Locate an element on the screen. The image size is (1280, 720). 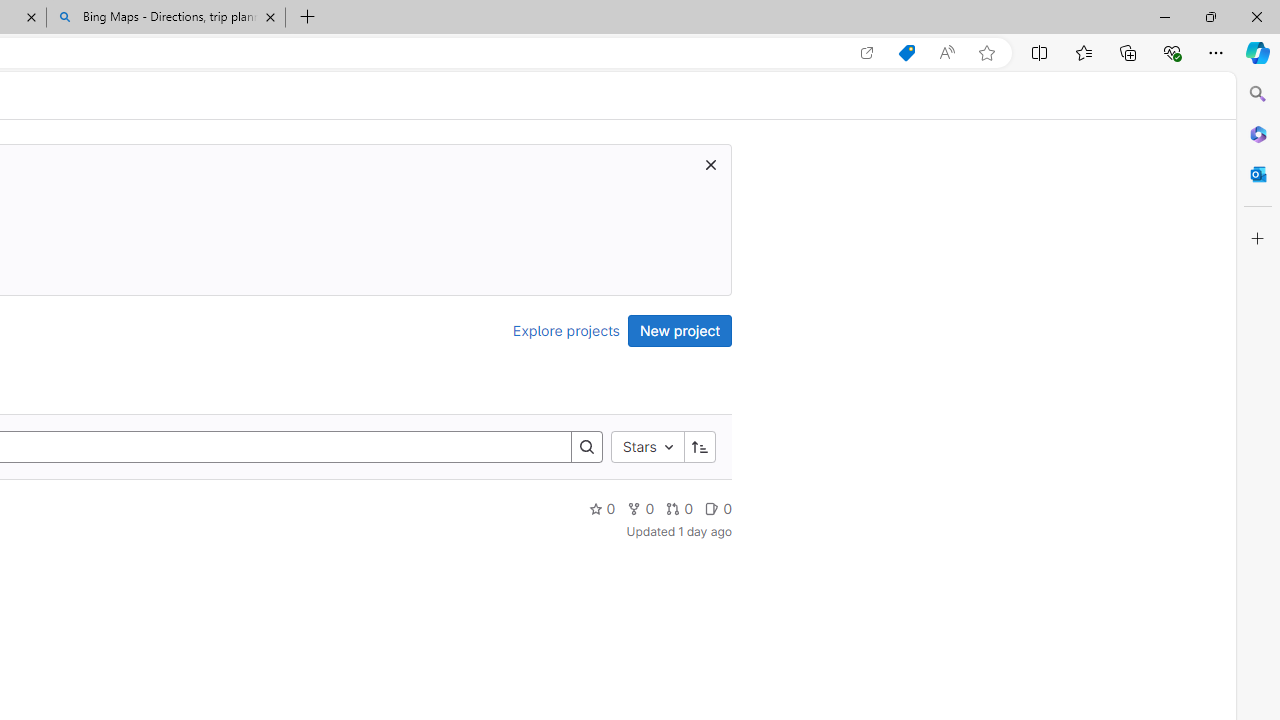
'Class: s14 gl-mr-2' is located at coordinates (712, 507).